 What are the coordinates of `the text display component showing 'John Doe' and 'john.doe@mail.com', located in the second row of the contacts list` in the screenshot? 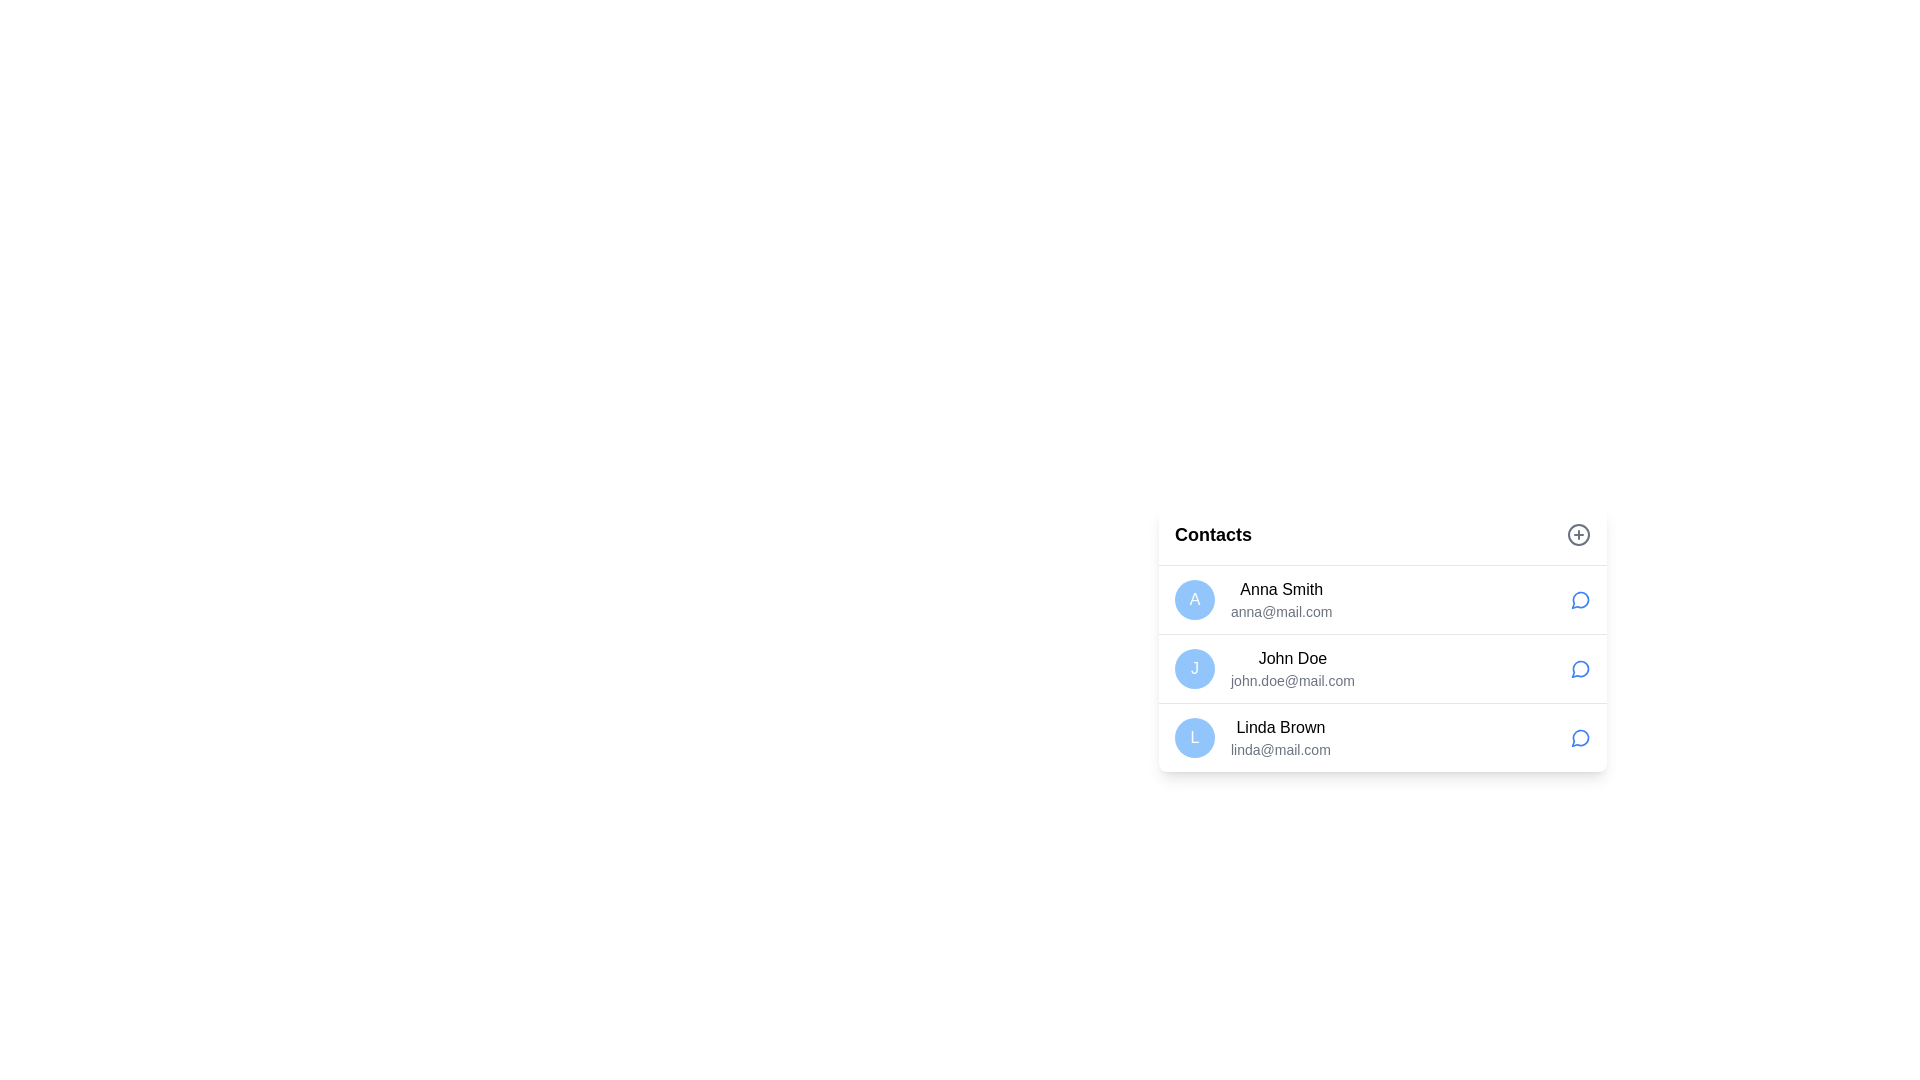 It's located at (1292, 668).